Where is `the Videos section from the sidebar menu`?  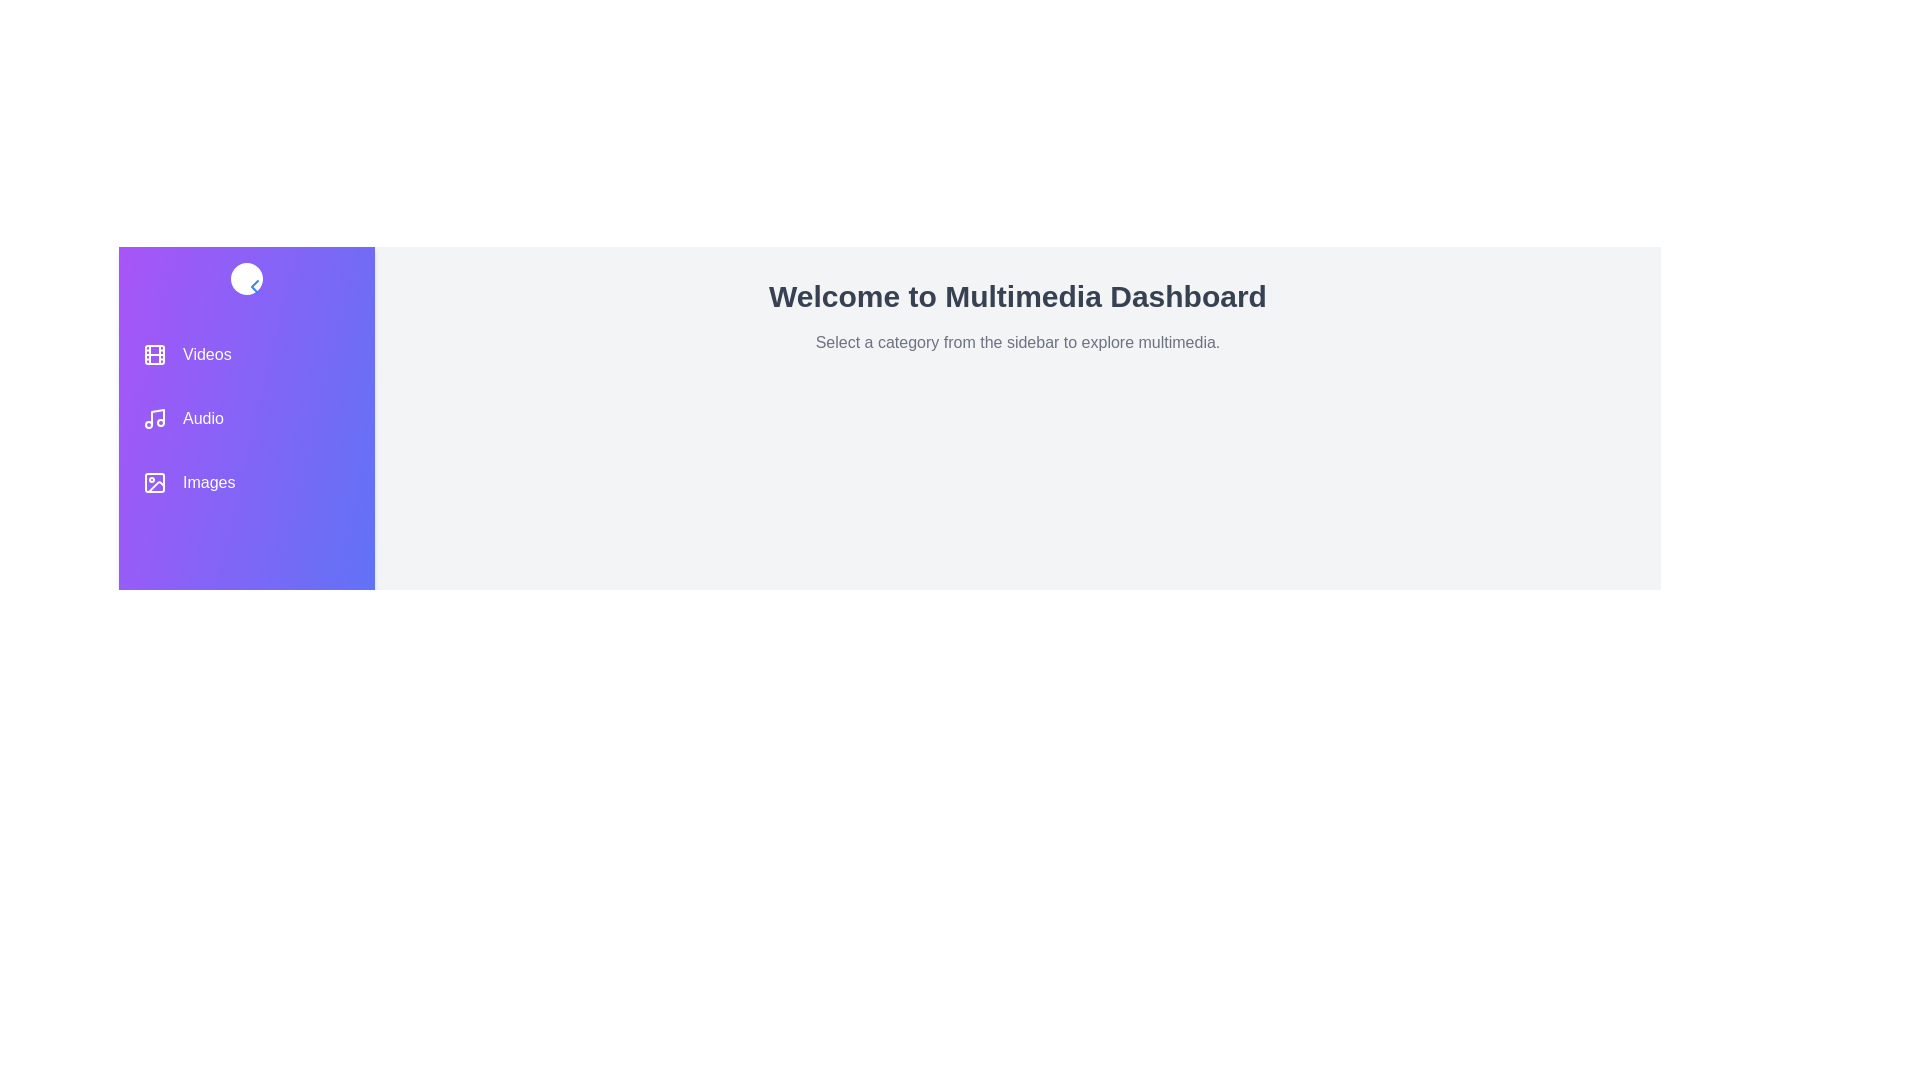
the Videos section from the sidebar menu is located at coordinates (245, 353).